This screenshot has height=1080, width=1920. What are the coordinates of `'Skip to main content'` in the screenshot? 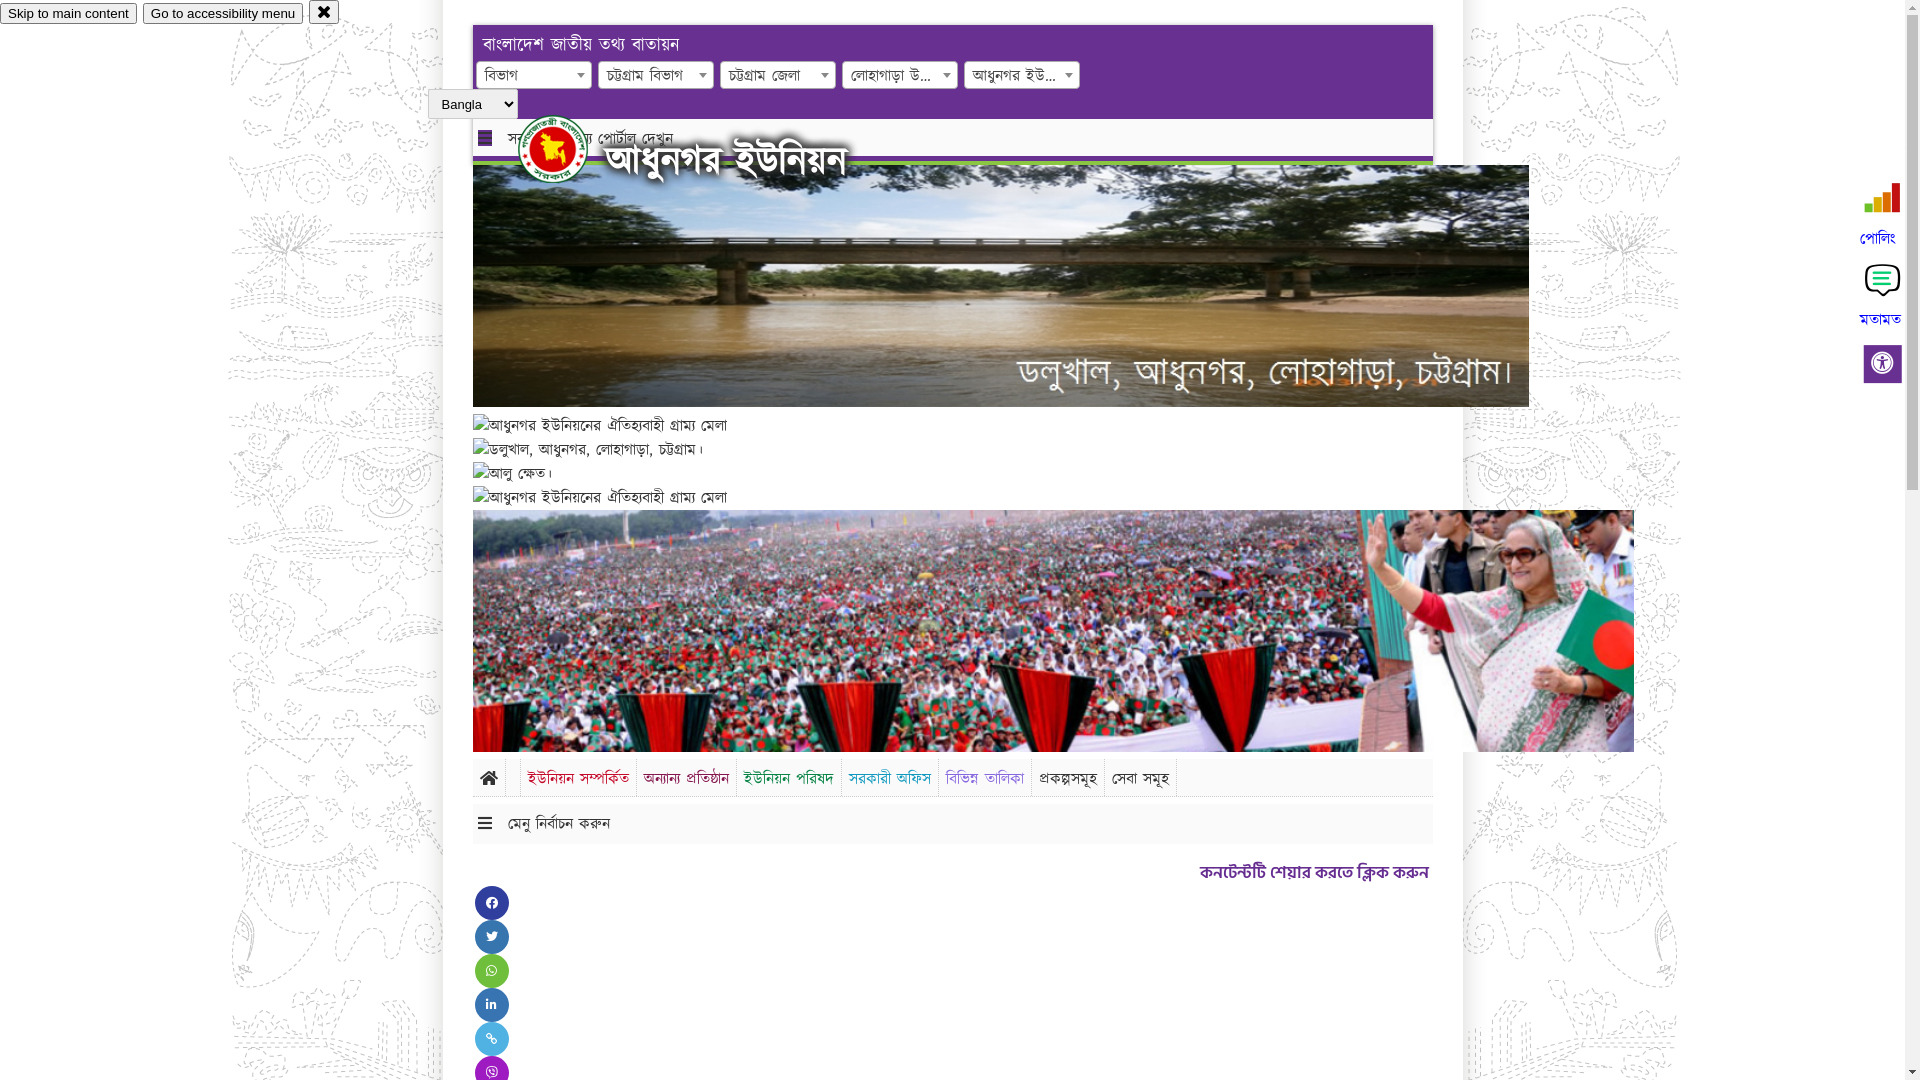 It's located at (68, 13).